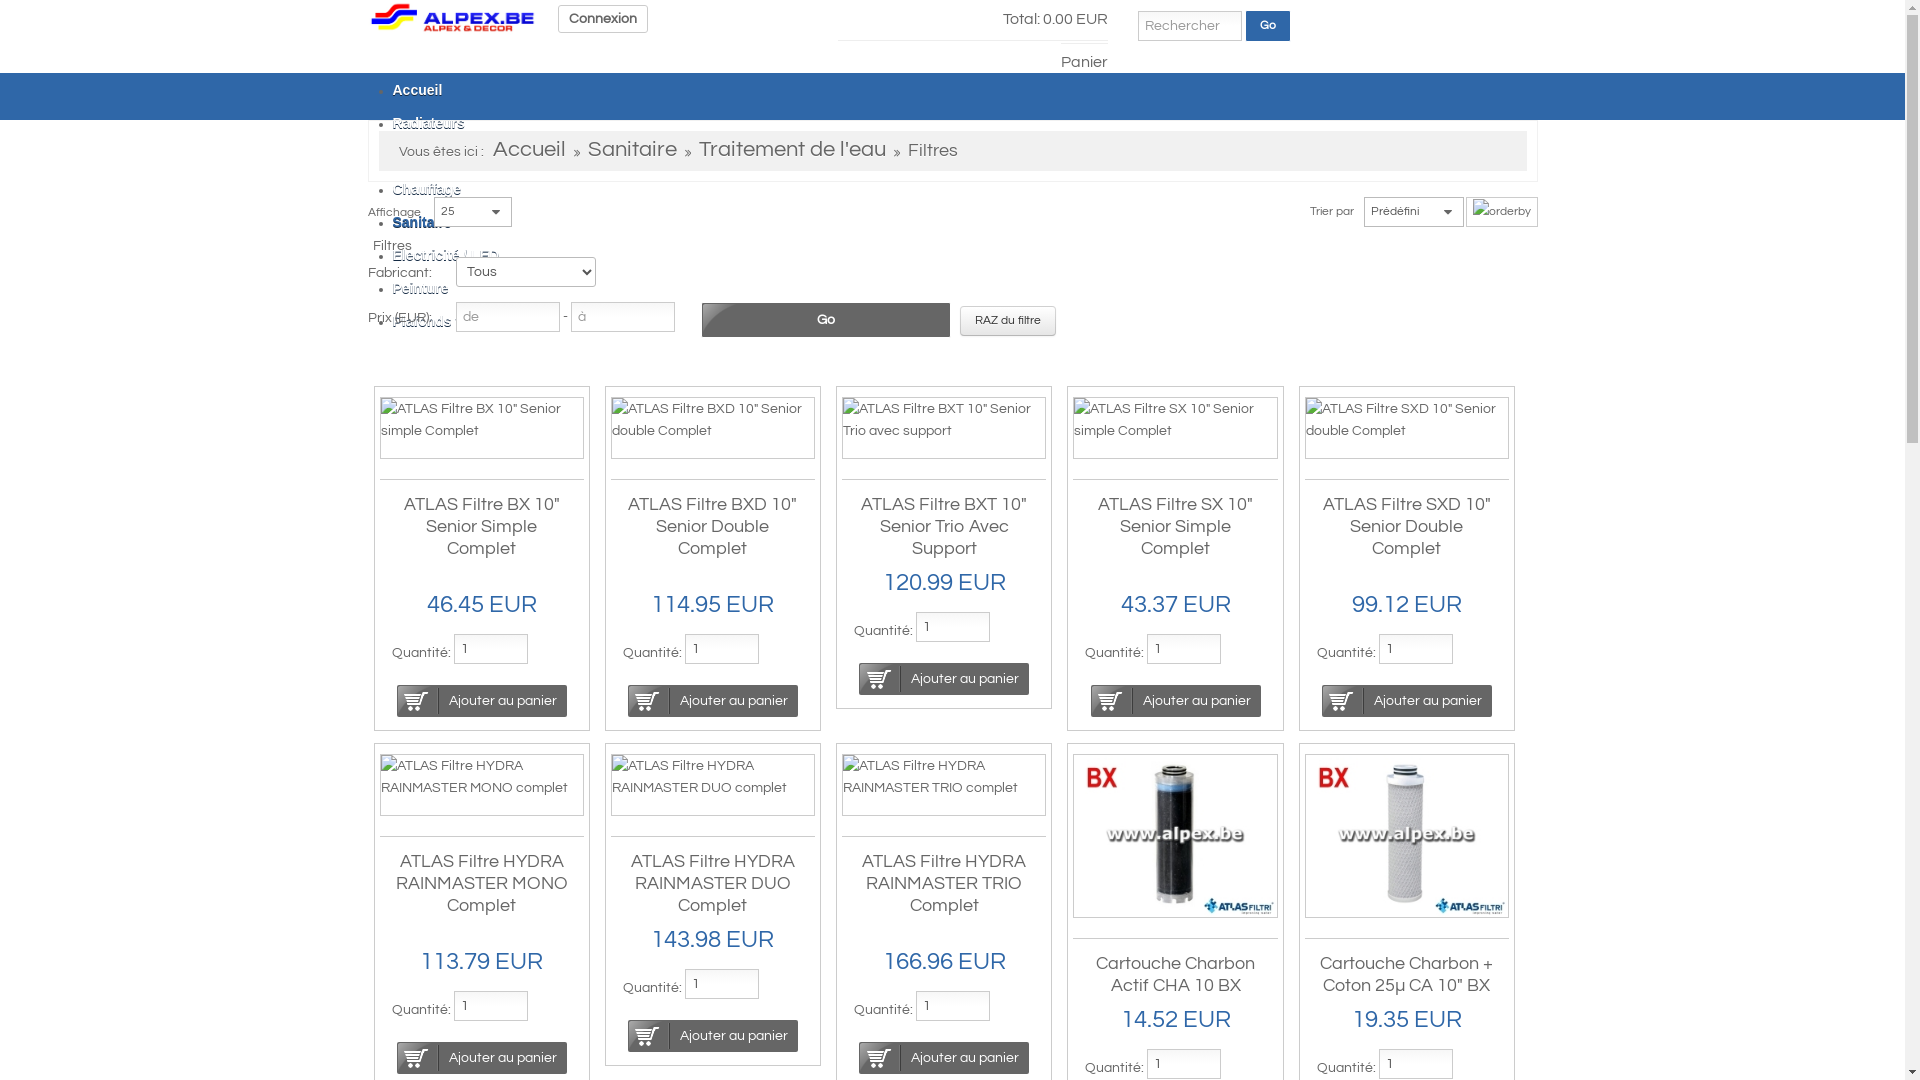  I want to click on 'Sanitaire', so click(587, 149).